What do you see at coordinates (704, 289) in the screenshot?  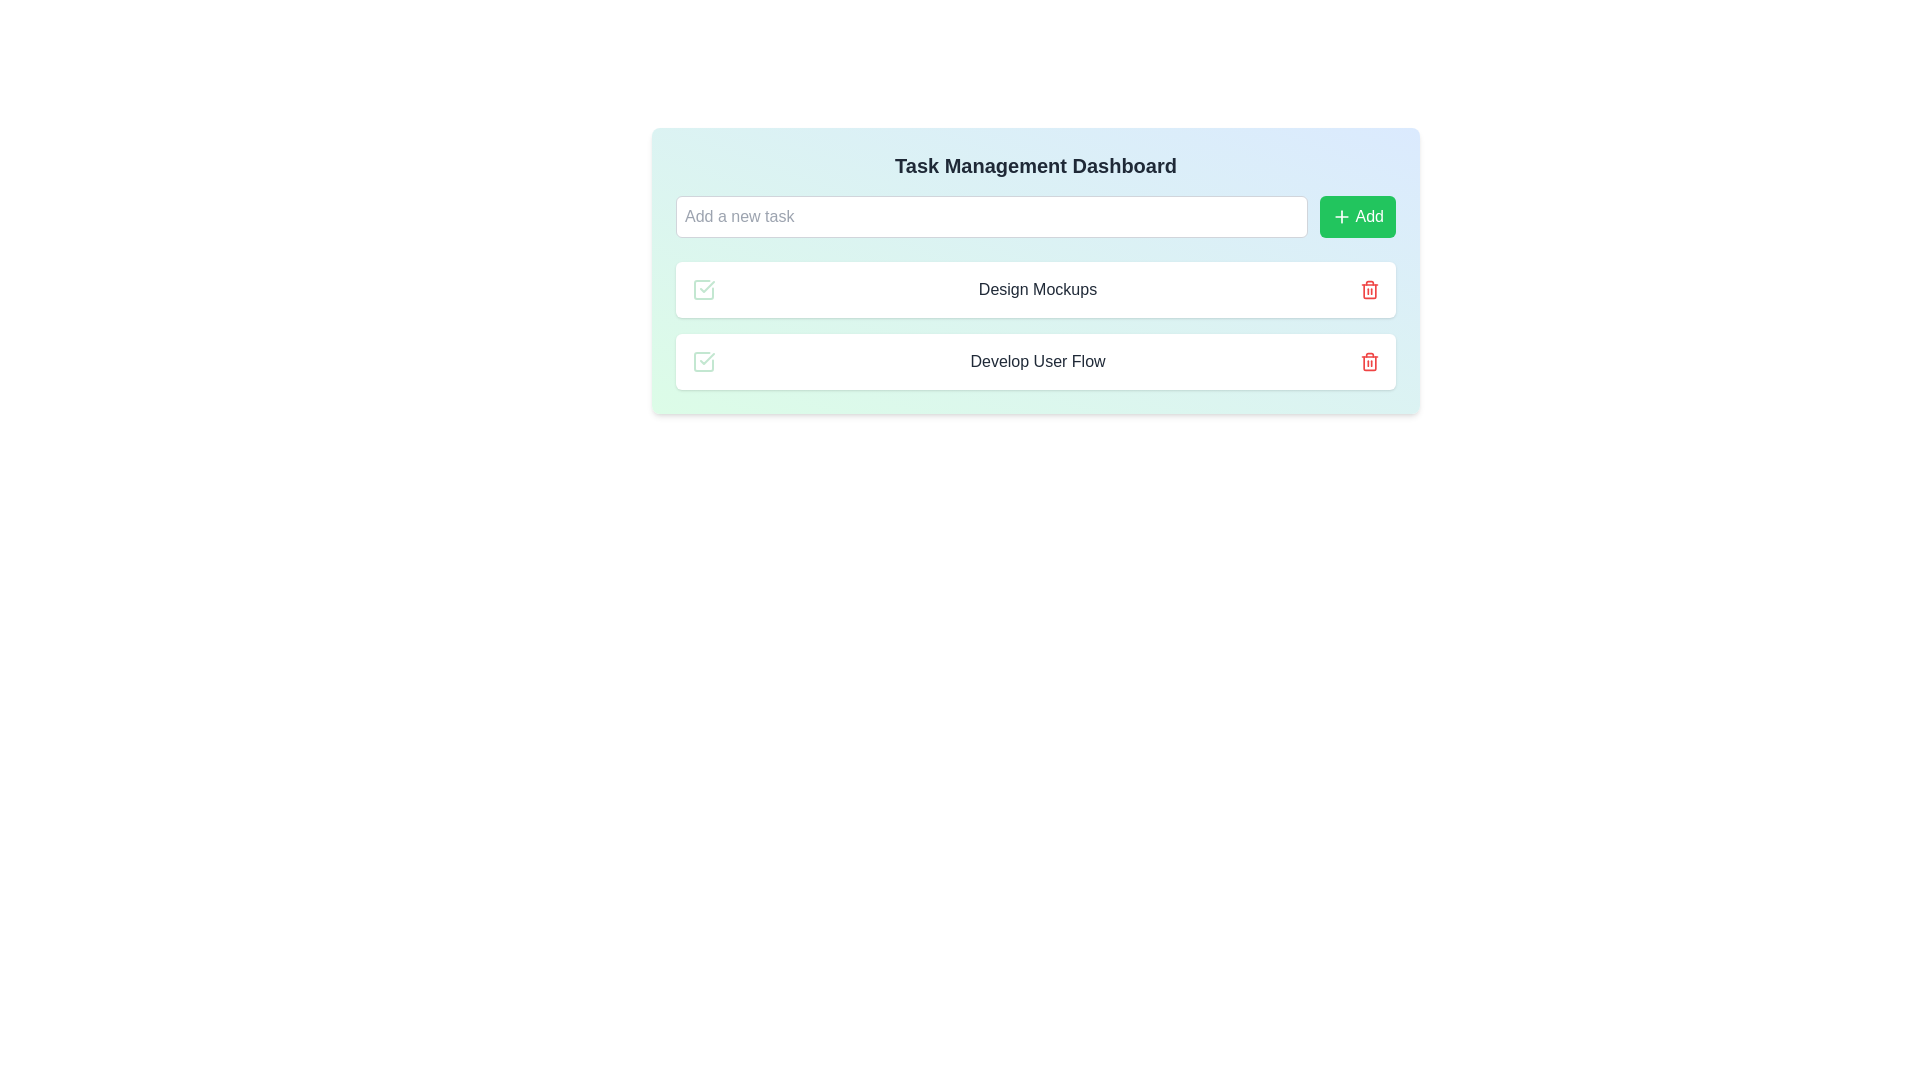 I see `the visual state of the first checkbox icon representing part of a checkbox, located to the left of the text labeled 'Design Mockups'` at bounding box center [704, 289].